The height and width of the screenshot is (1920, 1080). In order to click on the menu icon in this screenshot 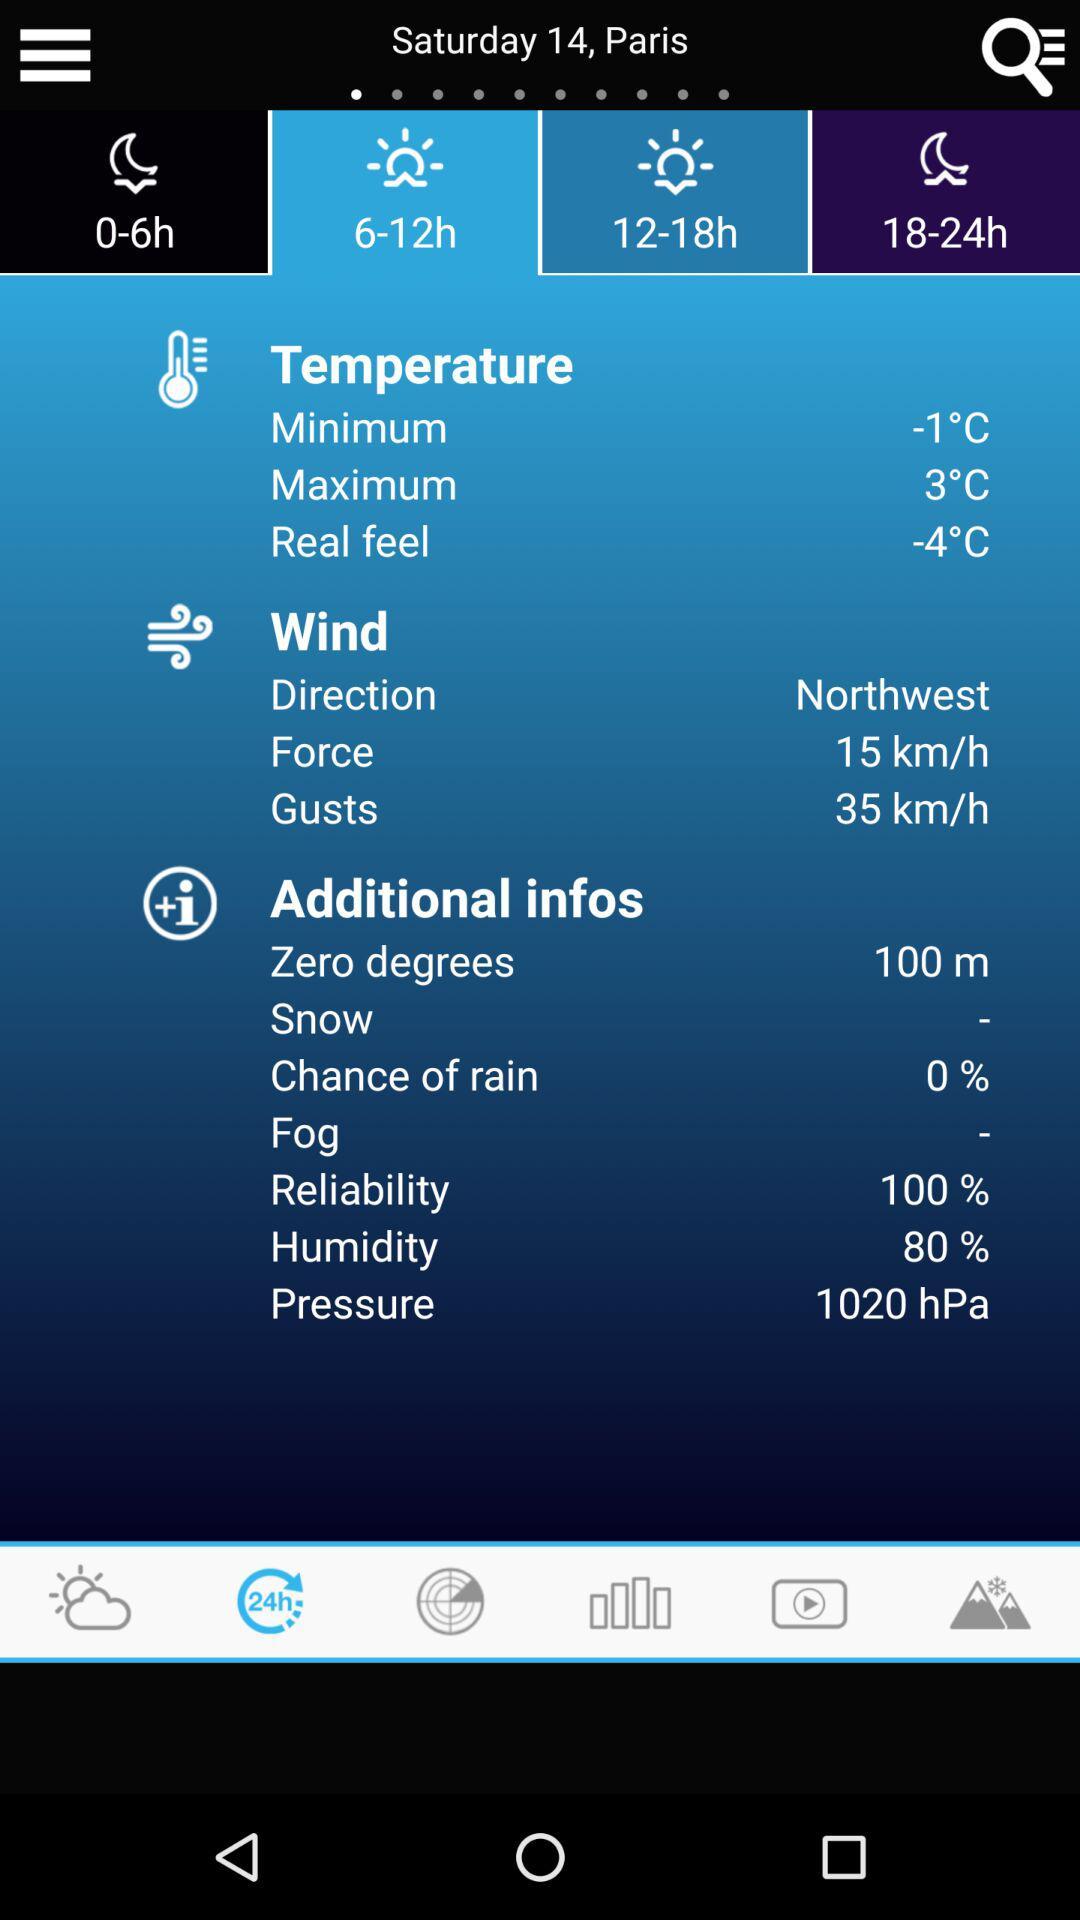, I will do `click(54, 58)`.